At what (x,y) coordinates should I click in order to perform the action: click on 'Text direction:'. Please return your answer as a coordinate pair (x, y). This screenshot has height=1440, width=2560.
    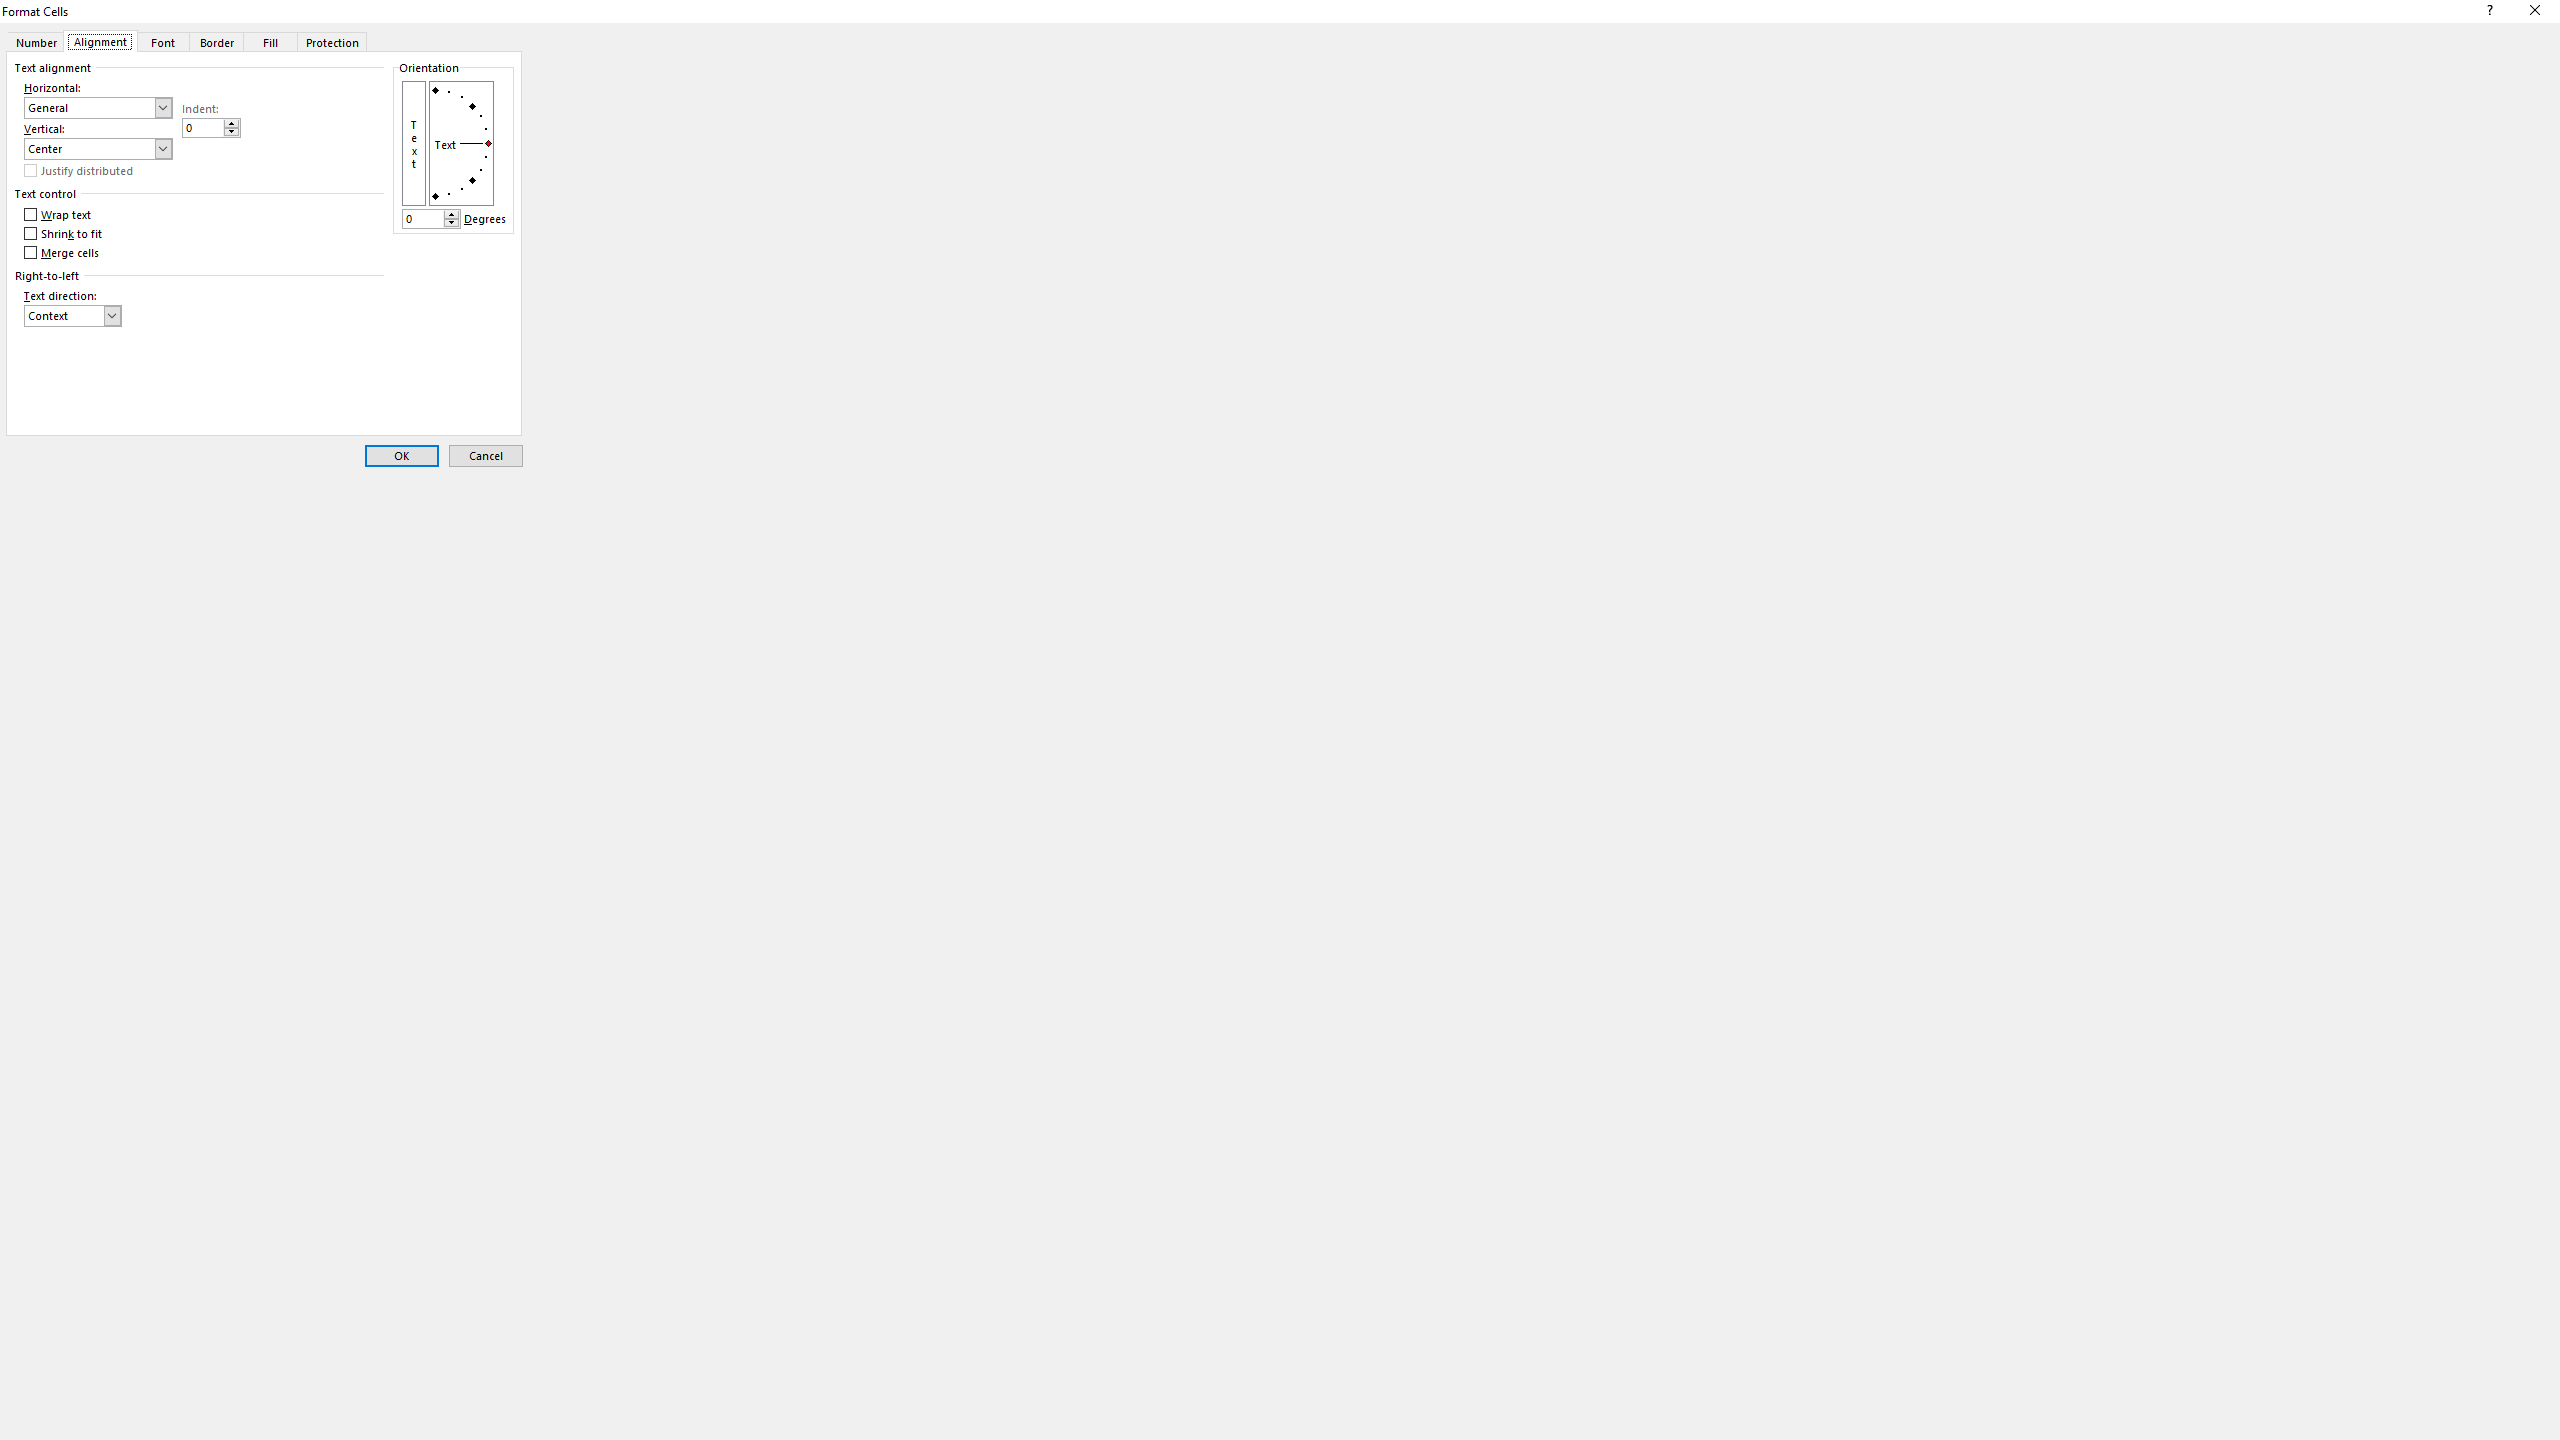
    Looking at the image, I should click on (72, 315).